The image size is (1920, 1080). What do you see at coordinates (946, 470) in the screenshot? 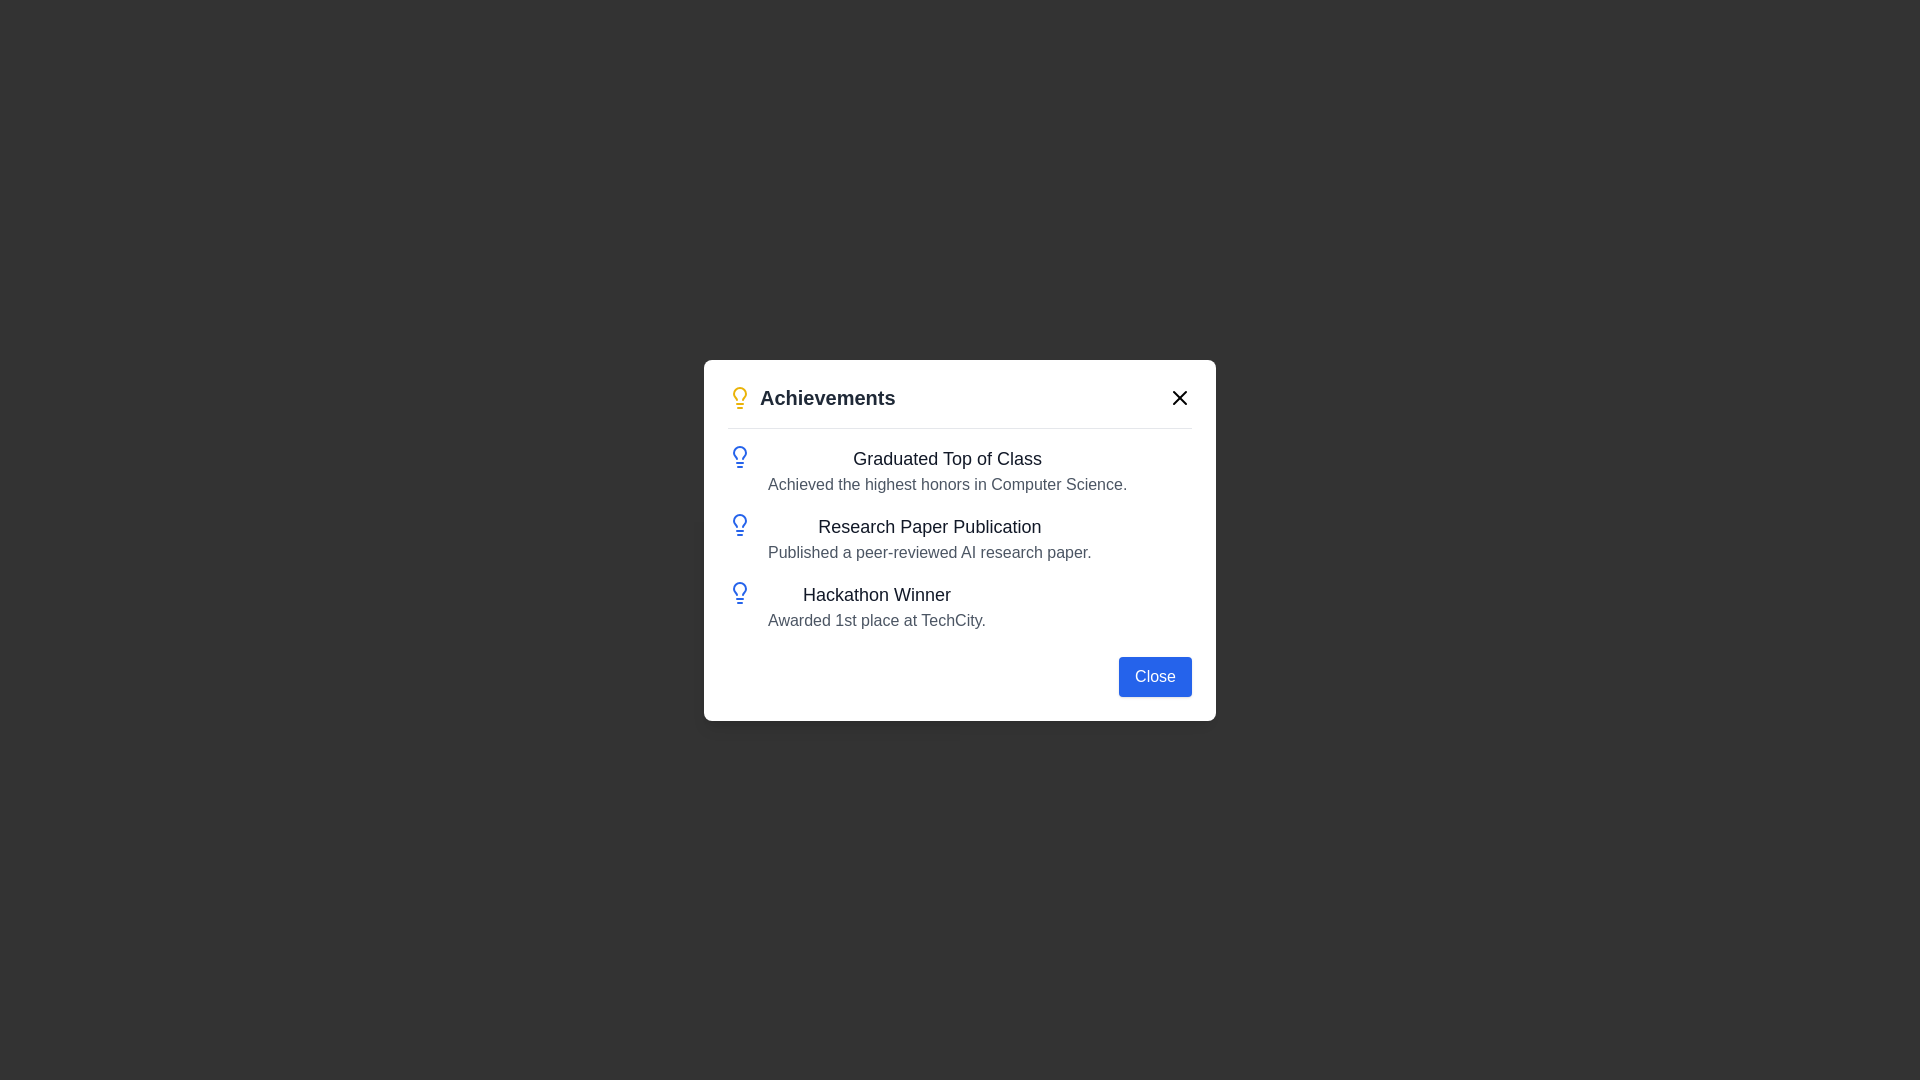
I see `the static textual description block of an achievement, which is the first item in the list under the header 'Achievements' in the modal dialog, indicated by a small blue light bulb icon to its left` at bounding box center [946, 470].